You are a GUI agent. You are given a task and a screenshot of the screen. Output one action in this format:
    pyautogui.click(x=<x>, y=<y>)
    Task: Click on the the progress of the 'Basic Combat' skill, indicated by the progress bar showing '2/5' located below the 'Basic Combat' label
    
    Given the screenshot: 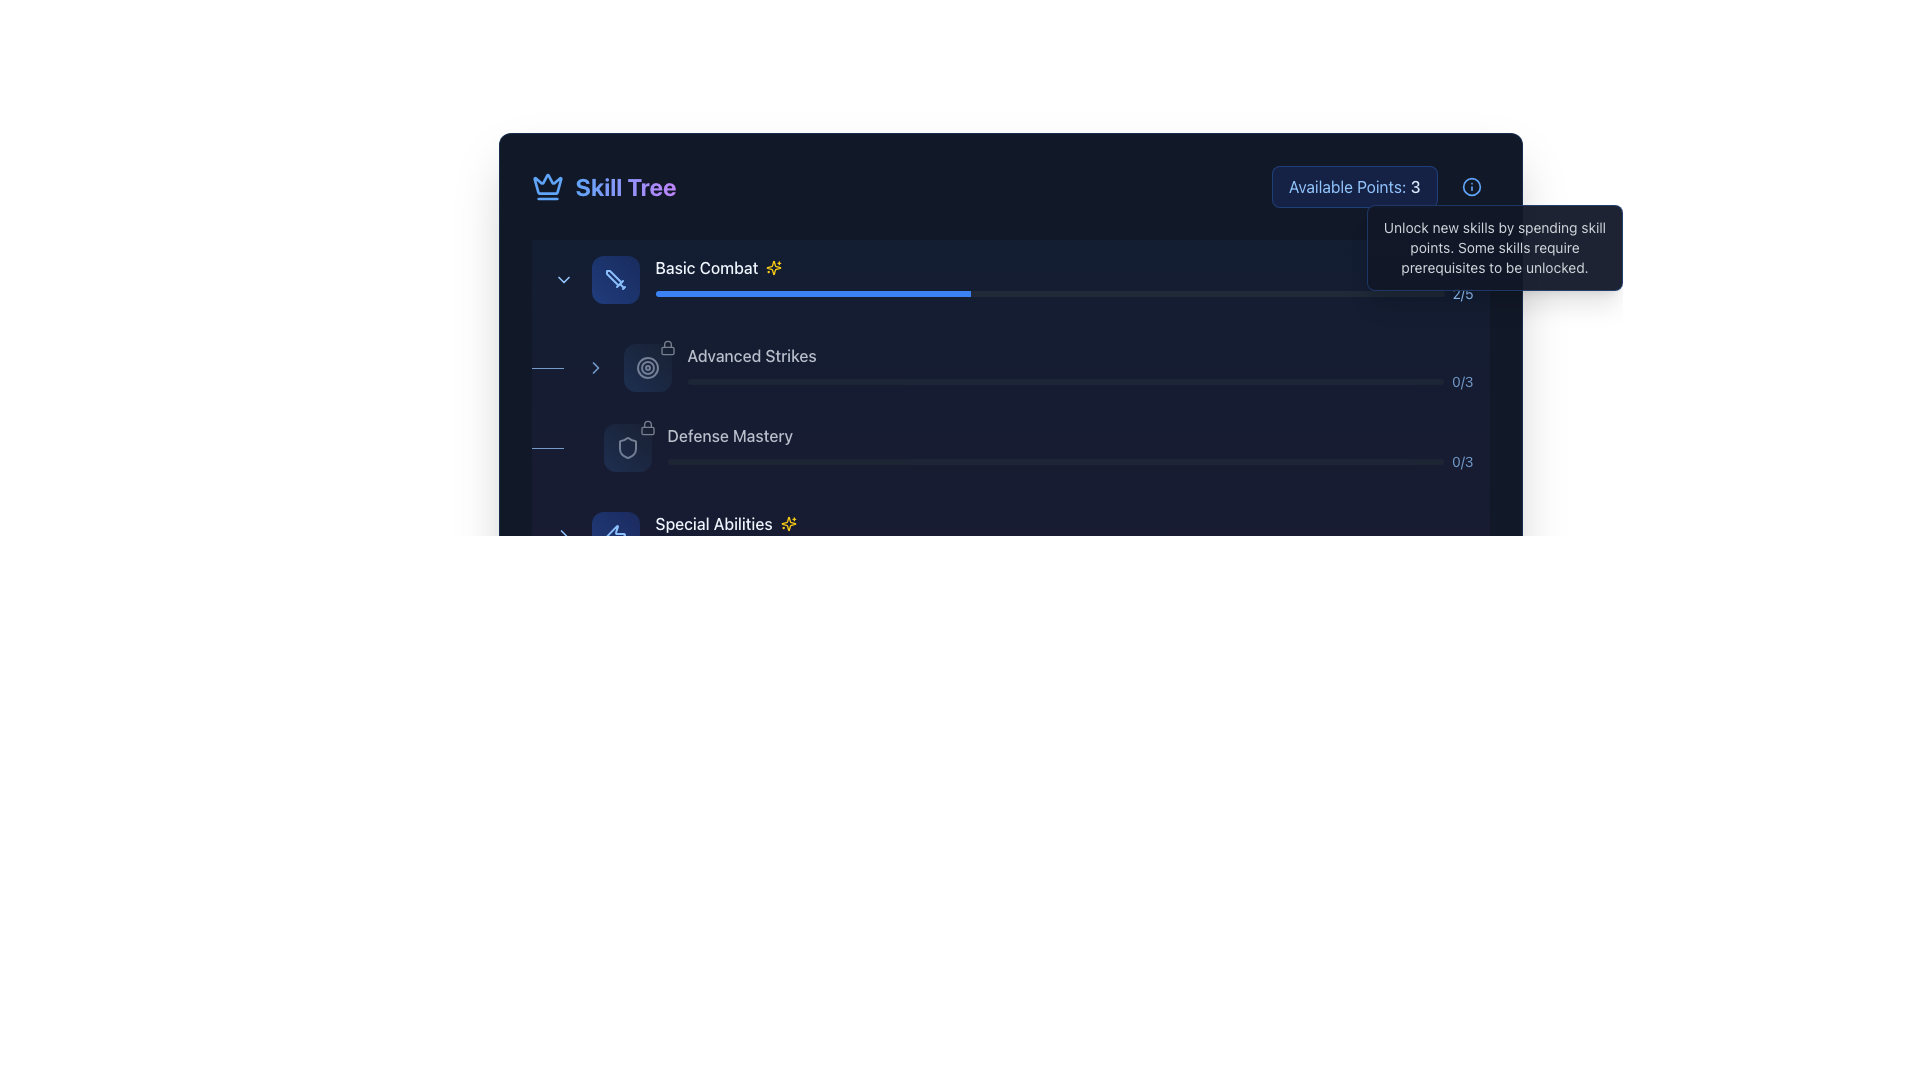 What is the action you would take?
    pyautogui.click(x=1063, y=293)
    